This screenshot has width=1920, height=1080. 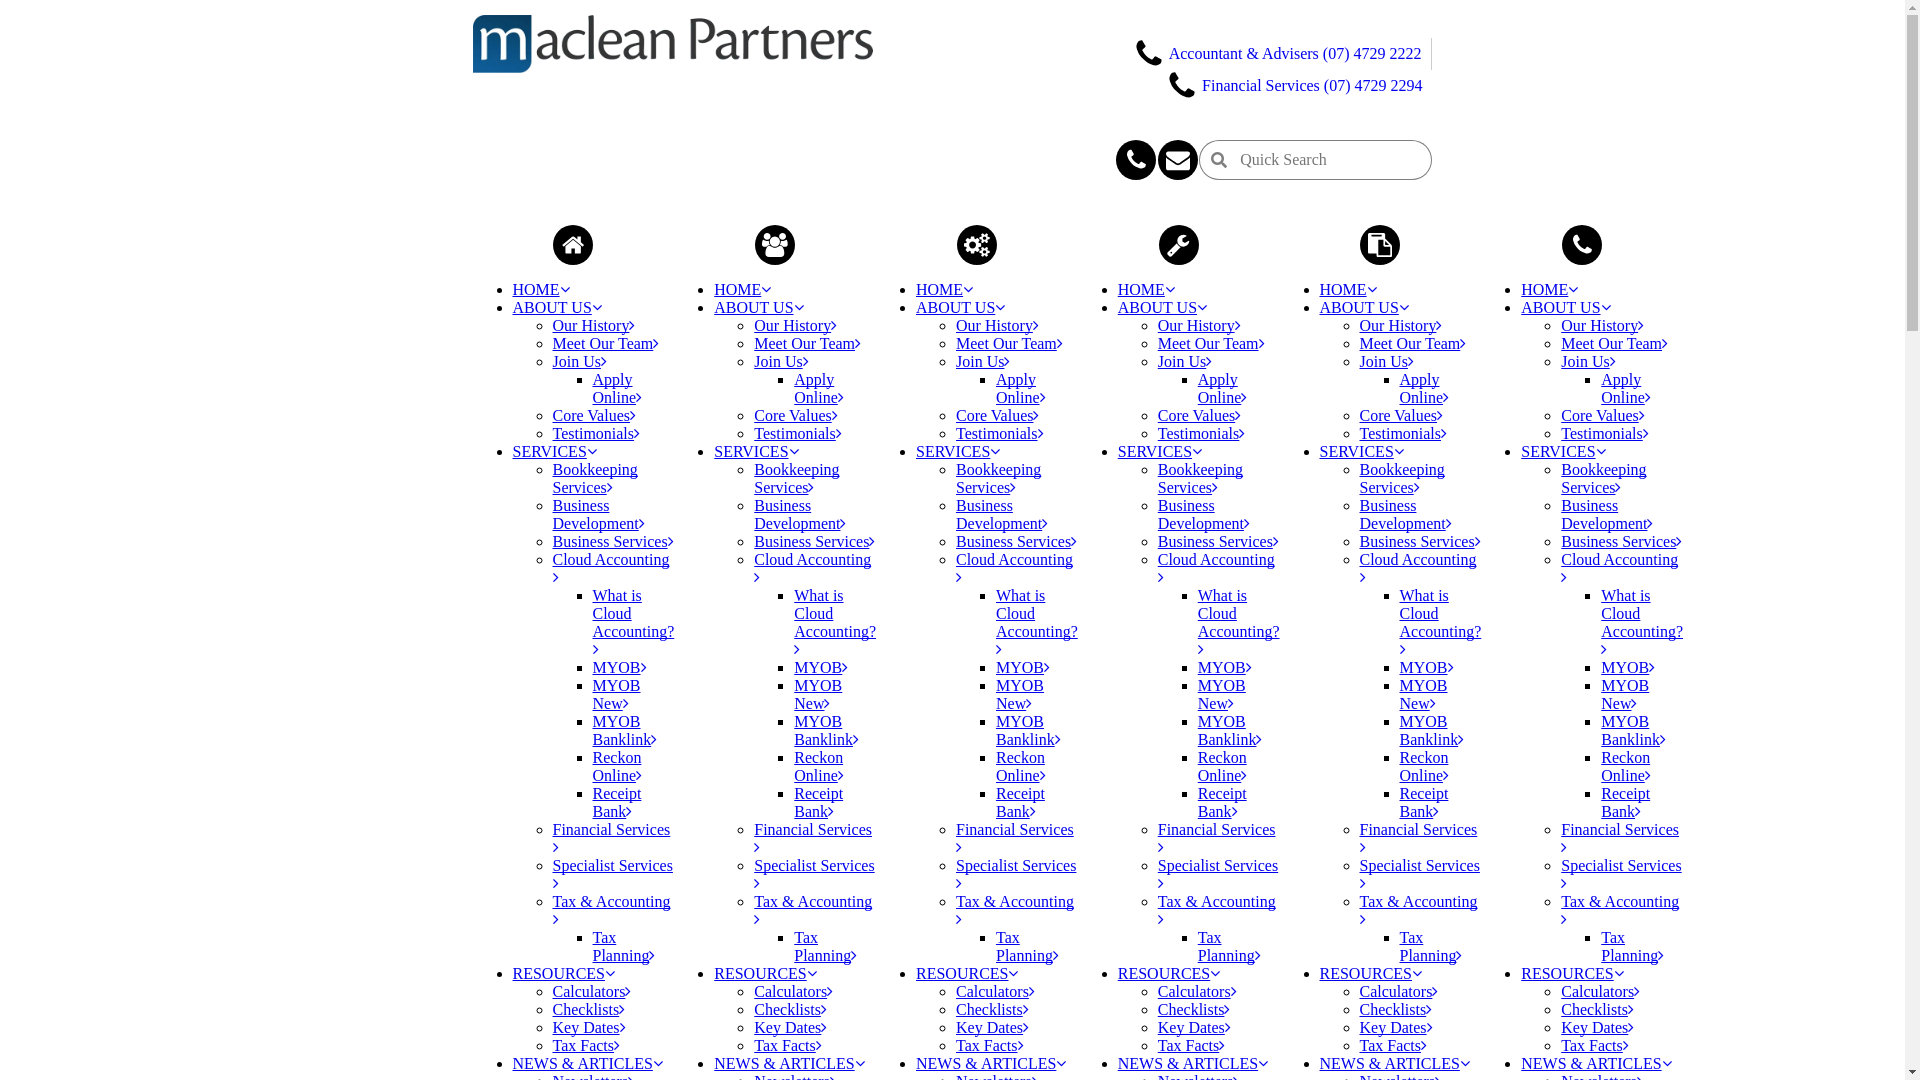 I want to click on 'Specialist Services', so click(x=1016, y=873).